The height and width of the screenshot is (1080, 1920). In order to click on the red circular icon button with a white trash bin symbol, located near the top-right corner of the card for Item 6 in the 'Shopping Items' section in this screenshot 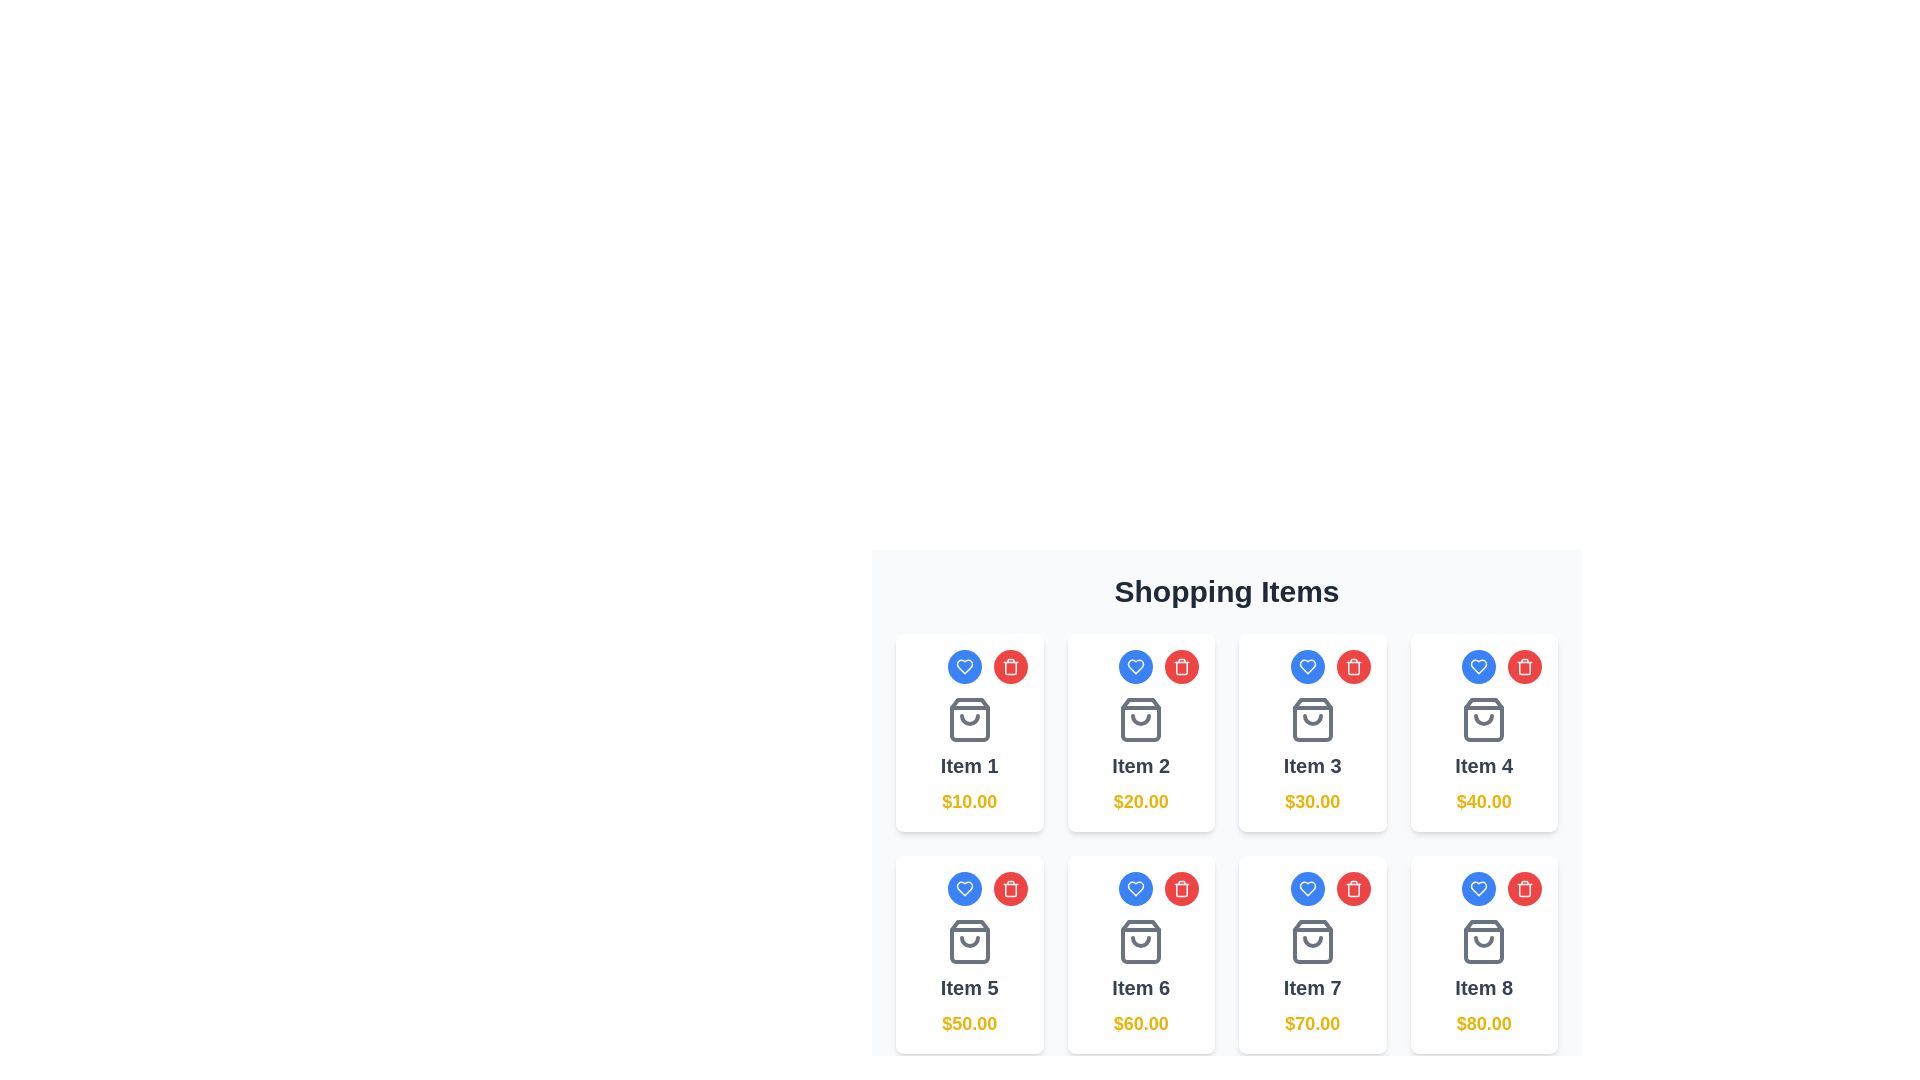, I will do `click(1353, 887)`.